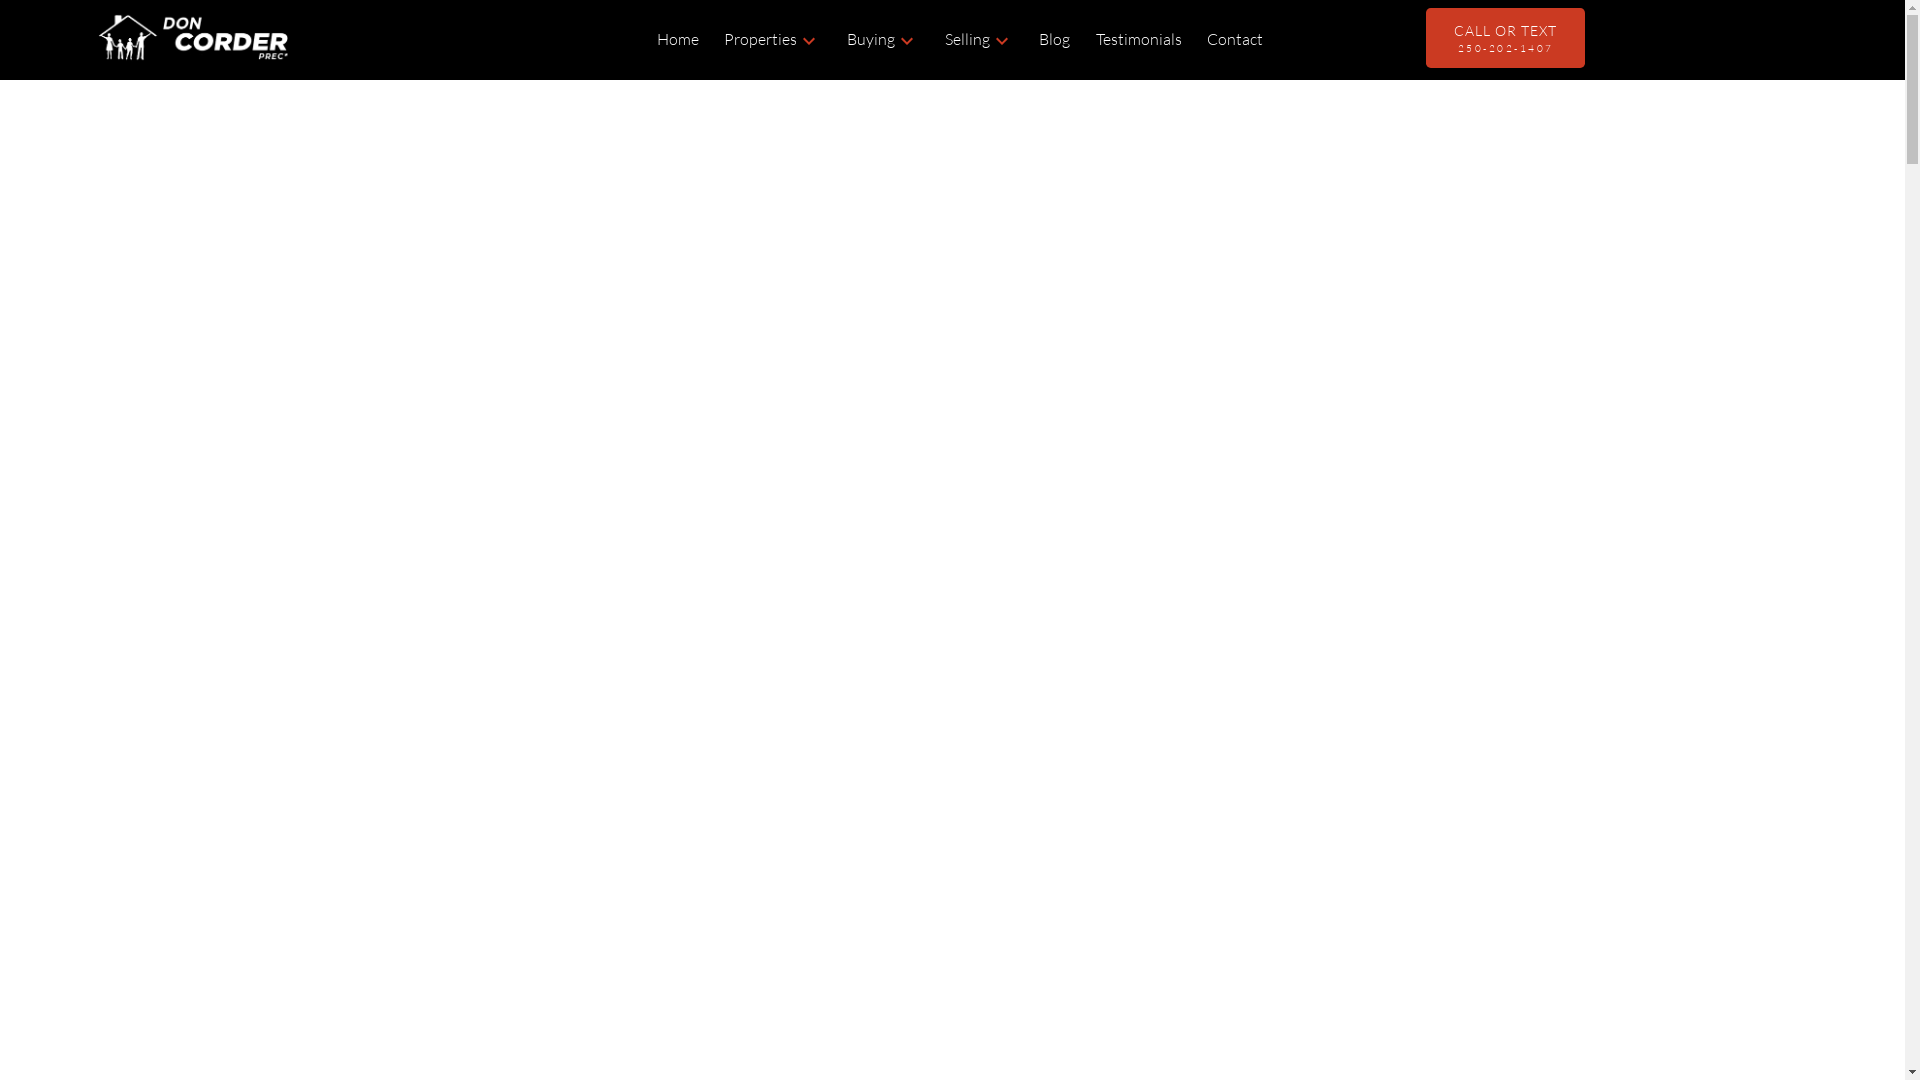 The image size is (1920, 1080). What do you see at coordinates (1038, 39) in the screenshot?
I see `'Blog'` at bounding box center [1038, 39].